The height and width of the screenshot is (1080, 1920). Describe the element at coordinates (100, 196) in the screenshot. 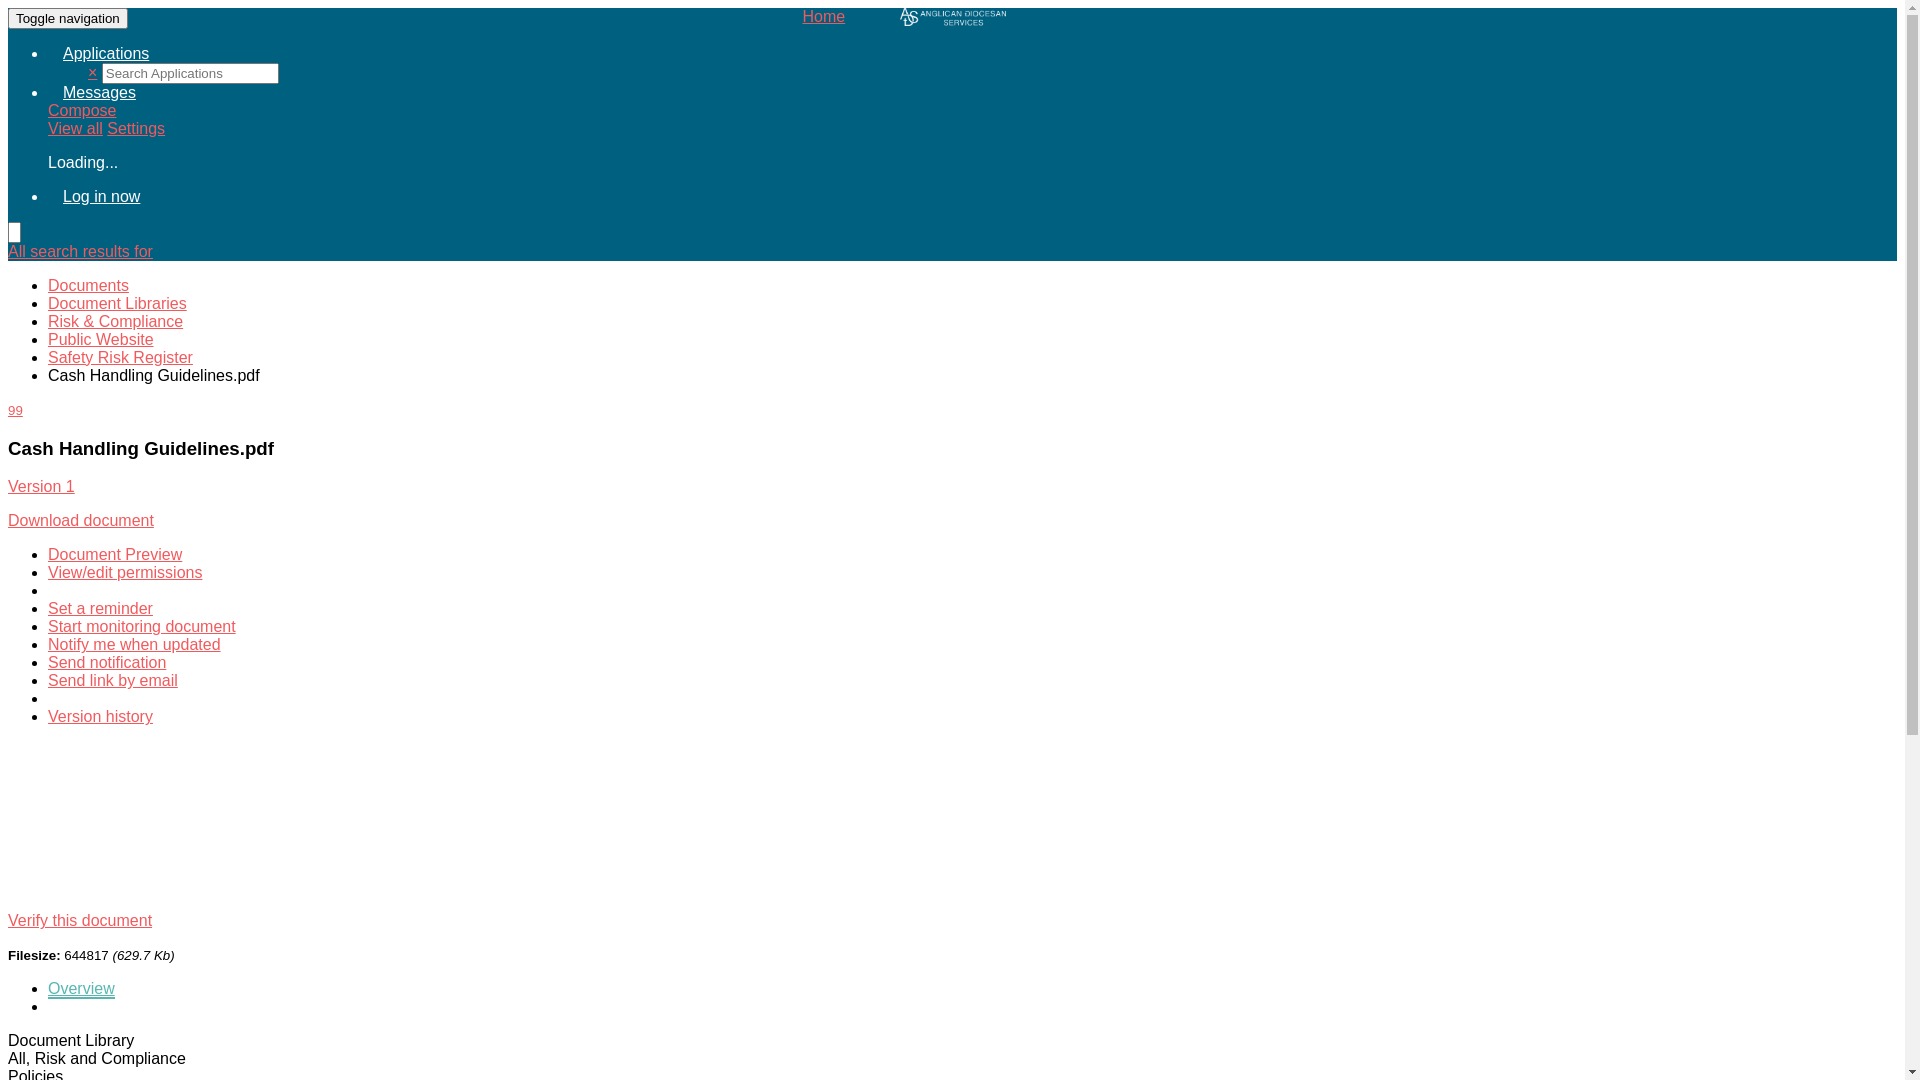

I see `'Log in now'` at that location.